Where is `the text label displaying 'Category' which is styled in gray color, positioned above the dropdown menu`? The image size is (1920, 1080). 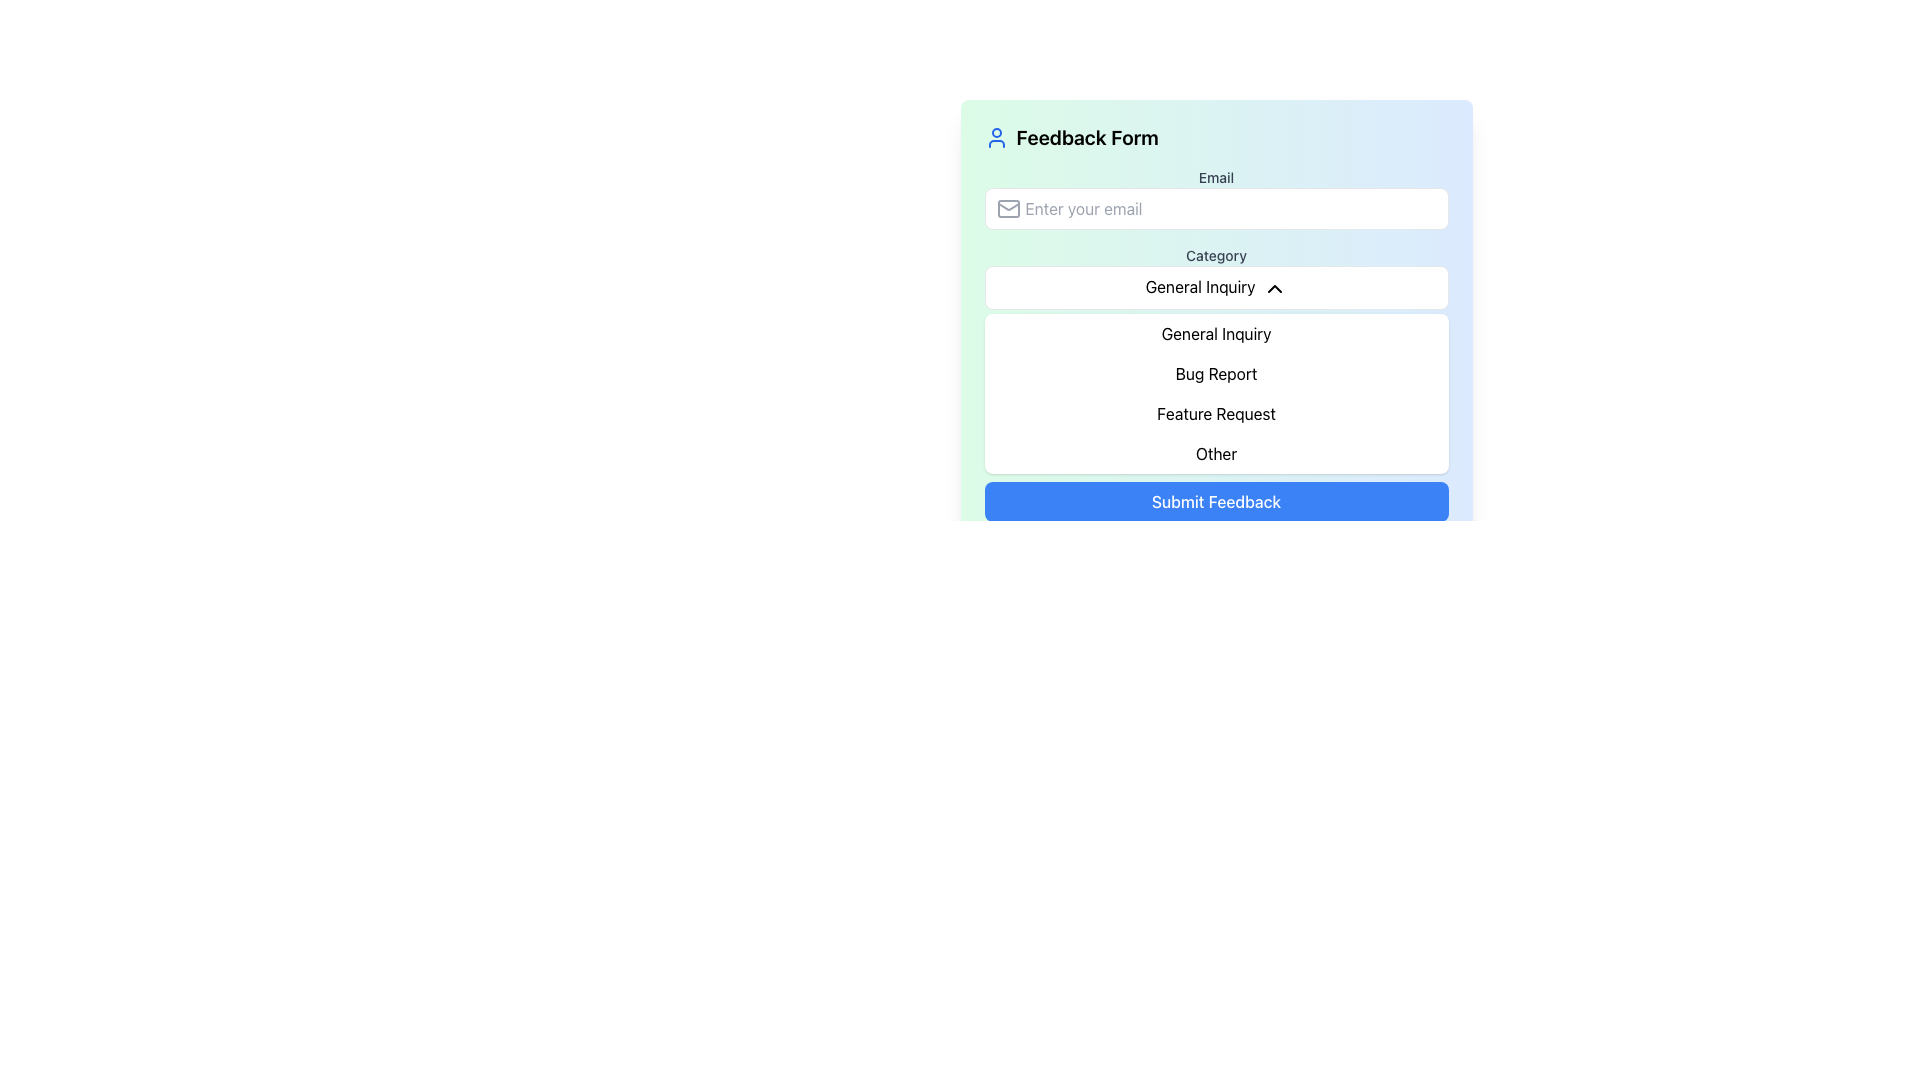 the text label displaying 'Category' which is styled in gray color, positioned above the dropdown menu is located at coordinates (1215, 254).